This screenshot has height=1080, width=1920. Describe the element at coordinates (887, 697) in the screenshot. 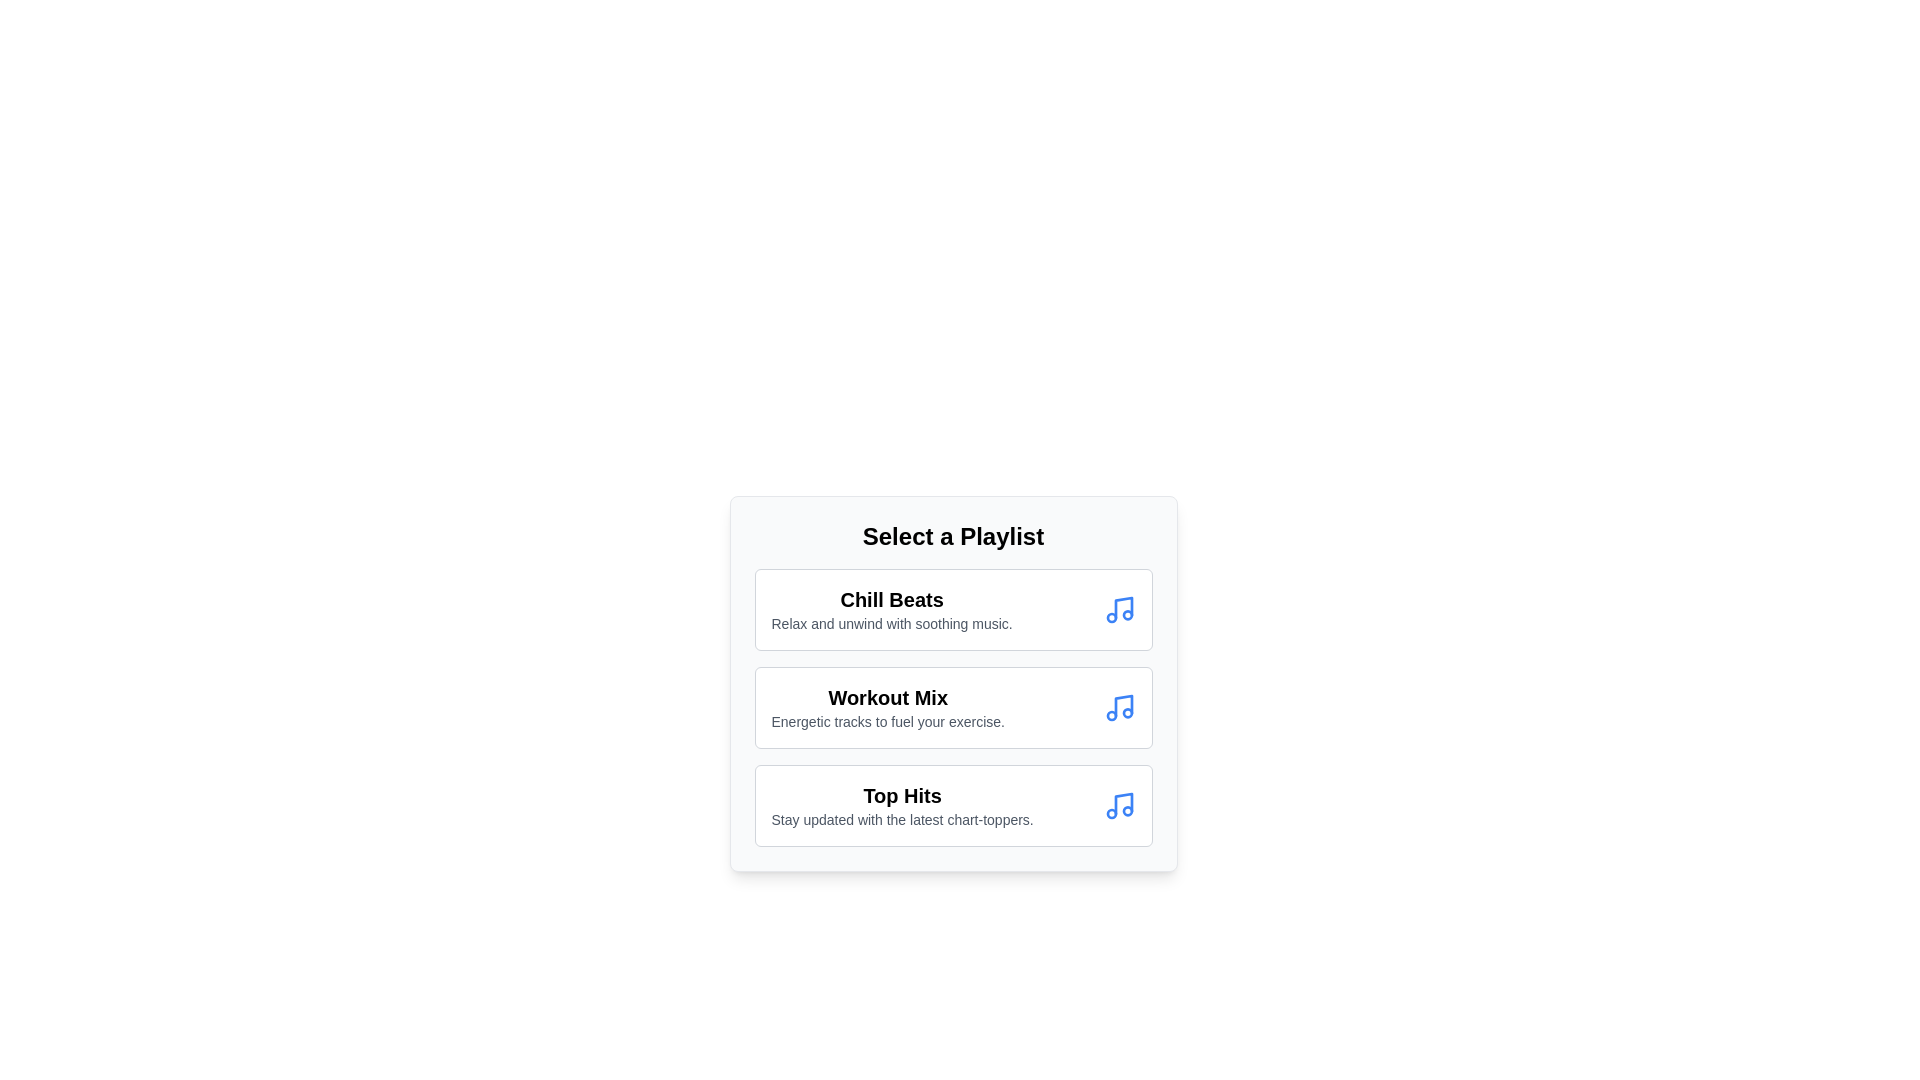

I see `the 'Workout Mix' text label, which is styled in bold, large black font and is prominently positioned in a card-like structure` at that location.